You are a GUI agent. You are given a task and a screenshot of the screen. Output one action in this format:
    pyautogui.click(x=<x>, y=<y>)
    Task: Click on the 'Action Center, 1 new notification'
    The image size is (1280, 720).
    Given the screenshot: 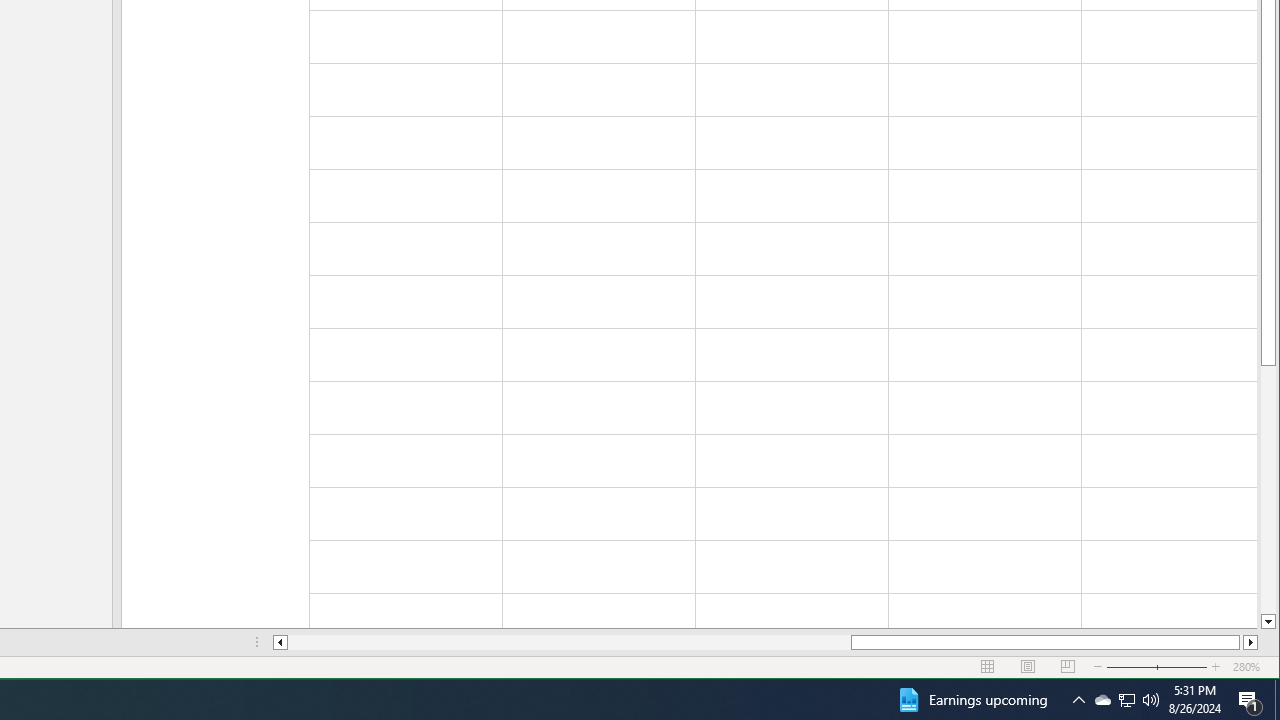 What is the action you would take?
    pyautogui.click(x=1250, y=698)
    